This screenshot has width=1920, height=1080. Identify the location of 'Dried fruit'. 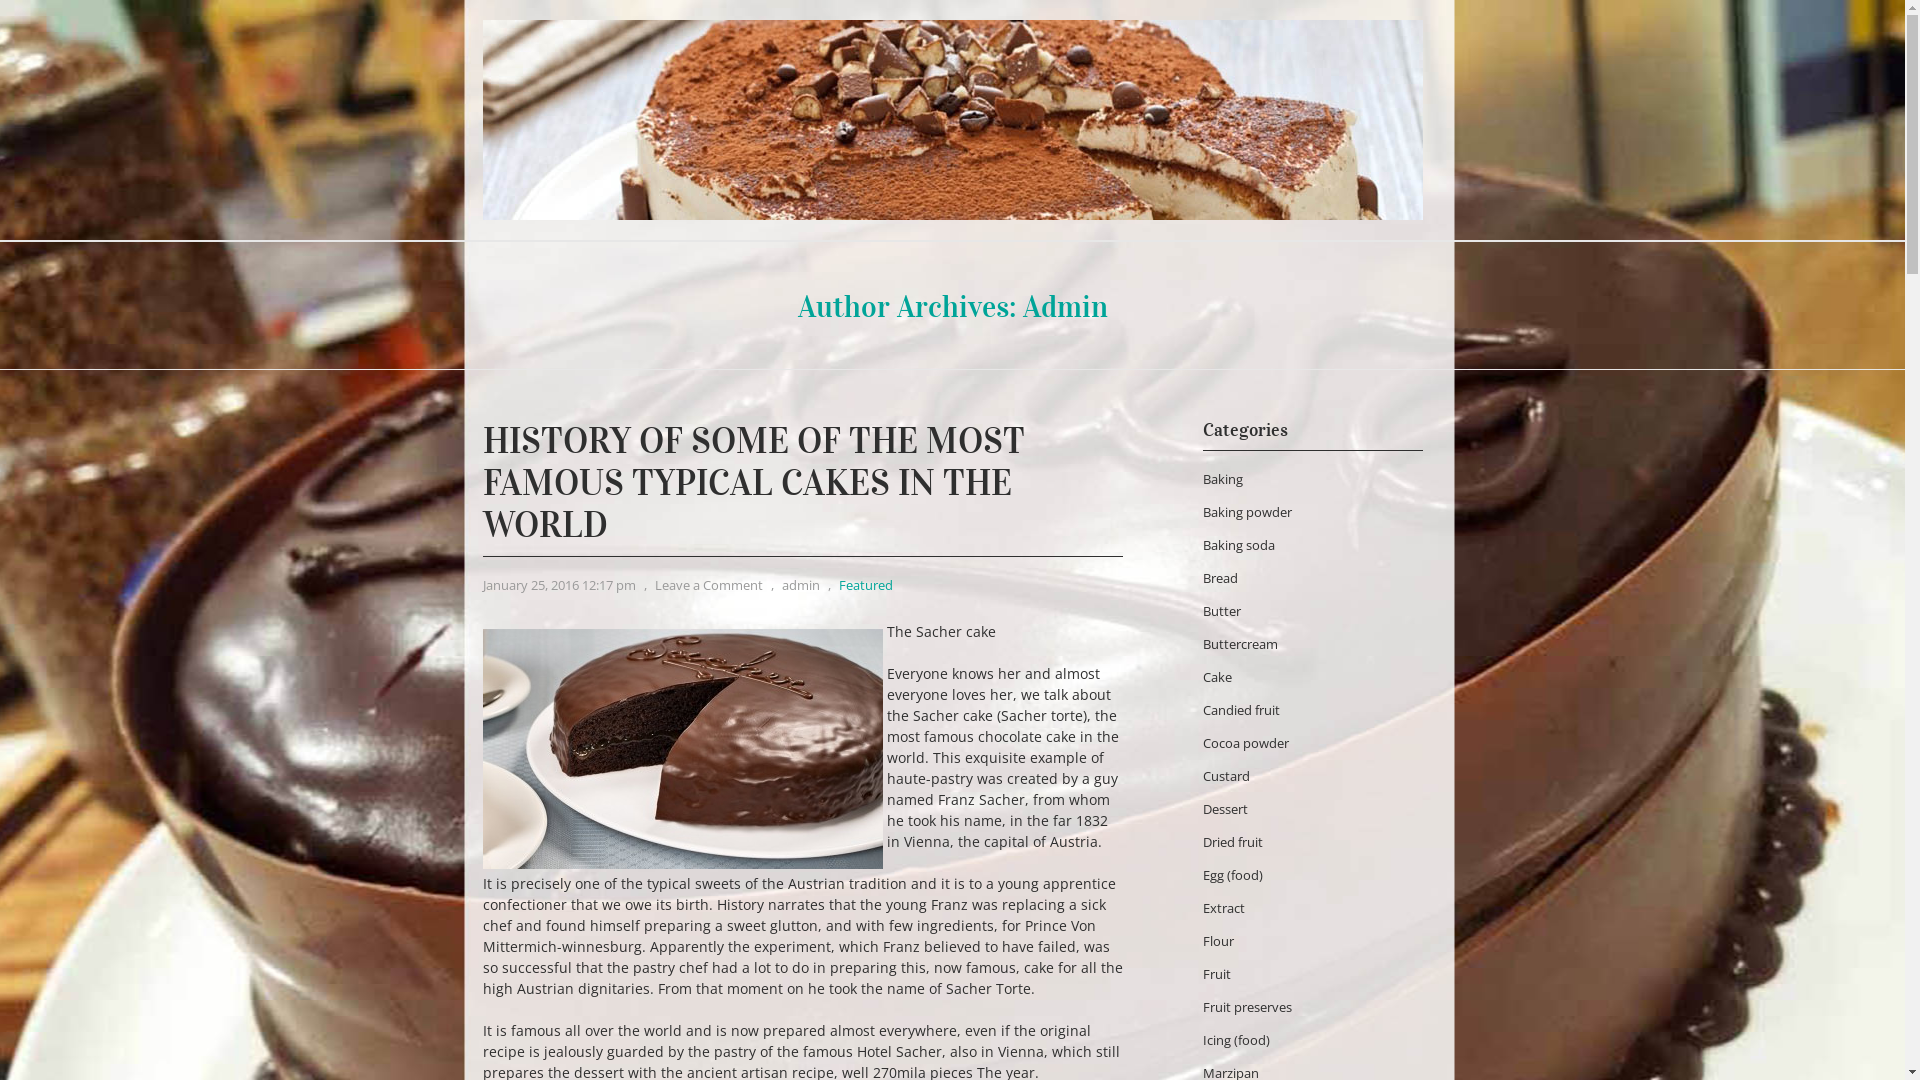
(1231, 841).